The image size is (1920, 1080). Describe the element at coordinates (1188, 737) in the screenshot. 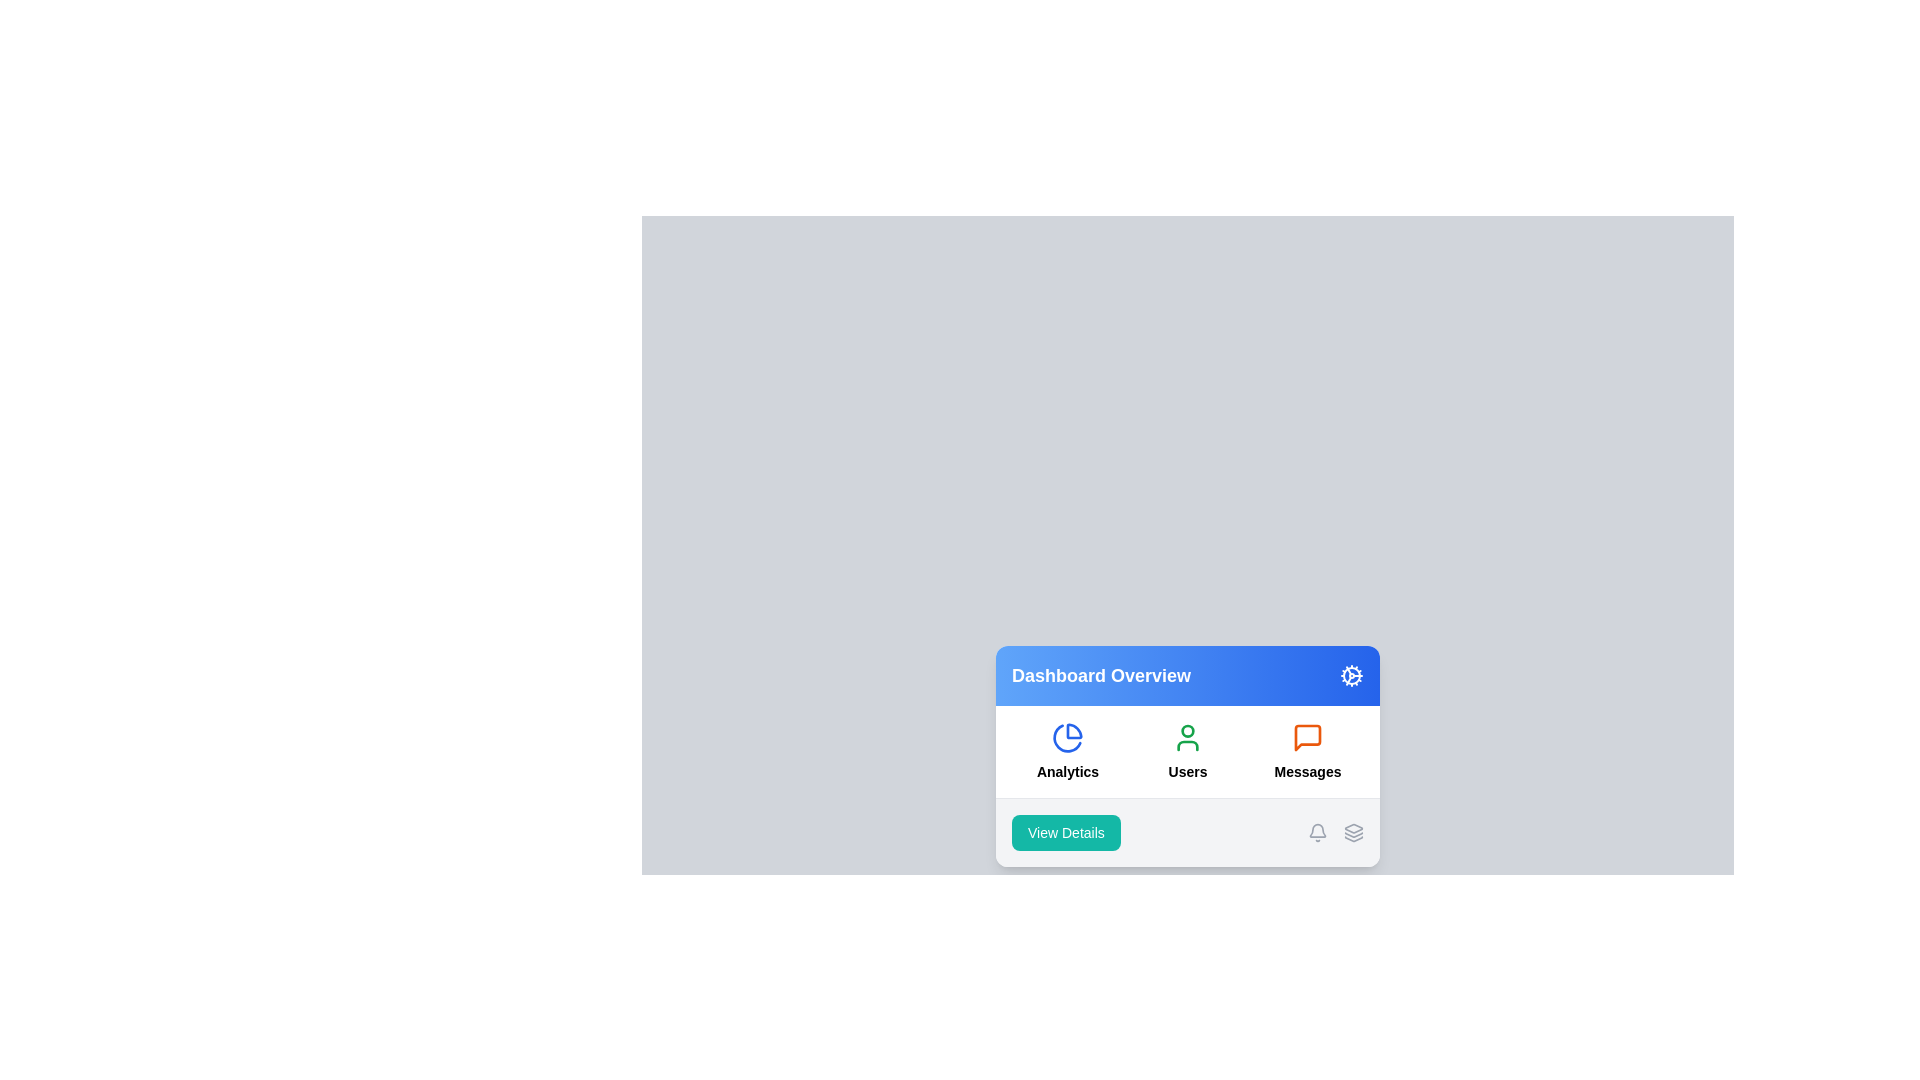

I see `the user profile avatar icon, which is a green, rounded outline representing user functions, located in the 'Users' section of the dashboard` at that location.